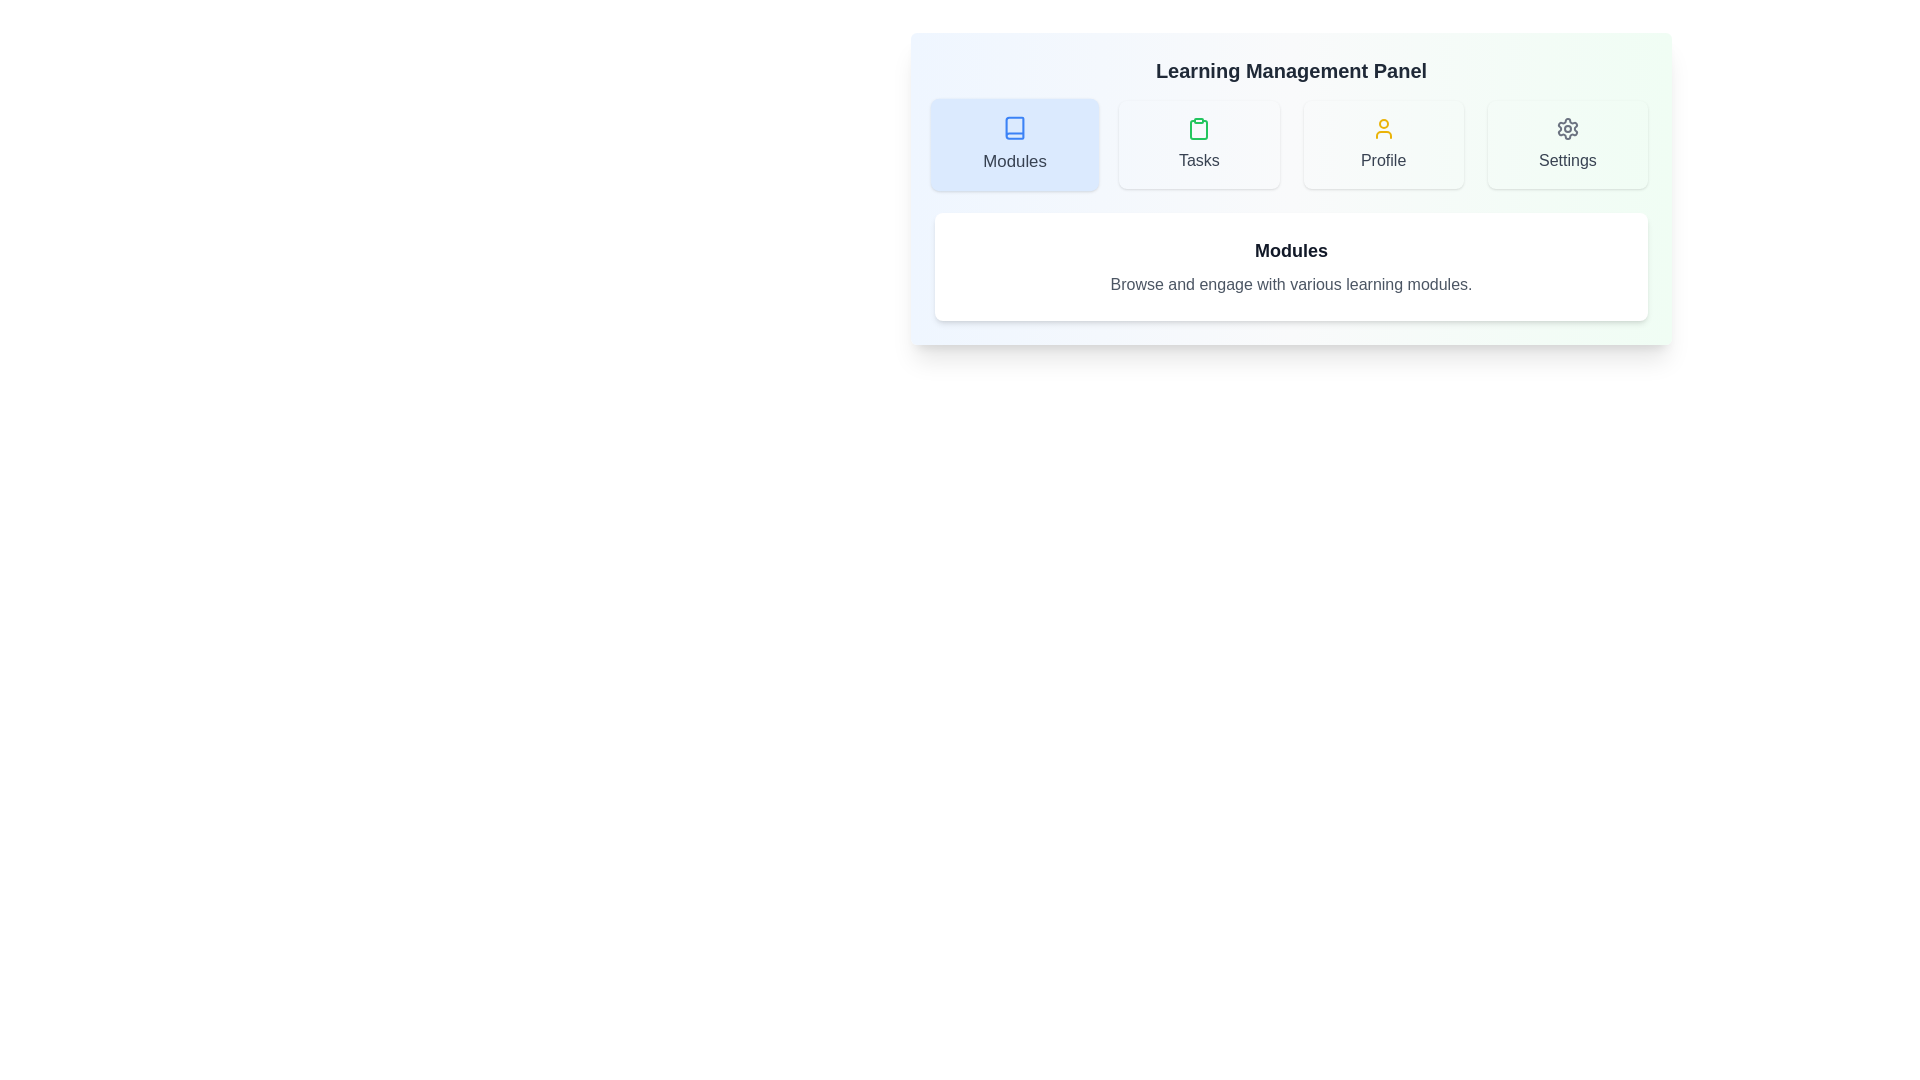  Describe the element at coordinates (1199, 144) in the screenshot. I see `the Tasks tab to navigate` at that location.